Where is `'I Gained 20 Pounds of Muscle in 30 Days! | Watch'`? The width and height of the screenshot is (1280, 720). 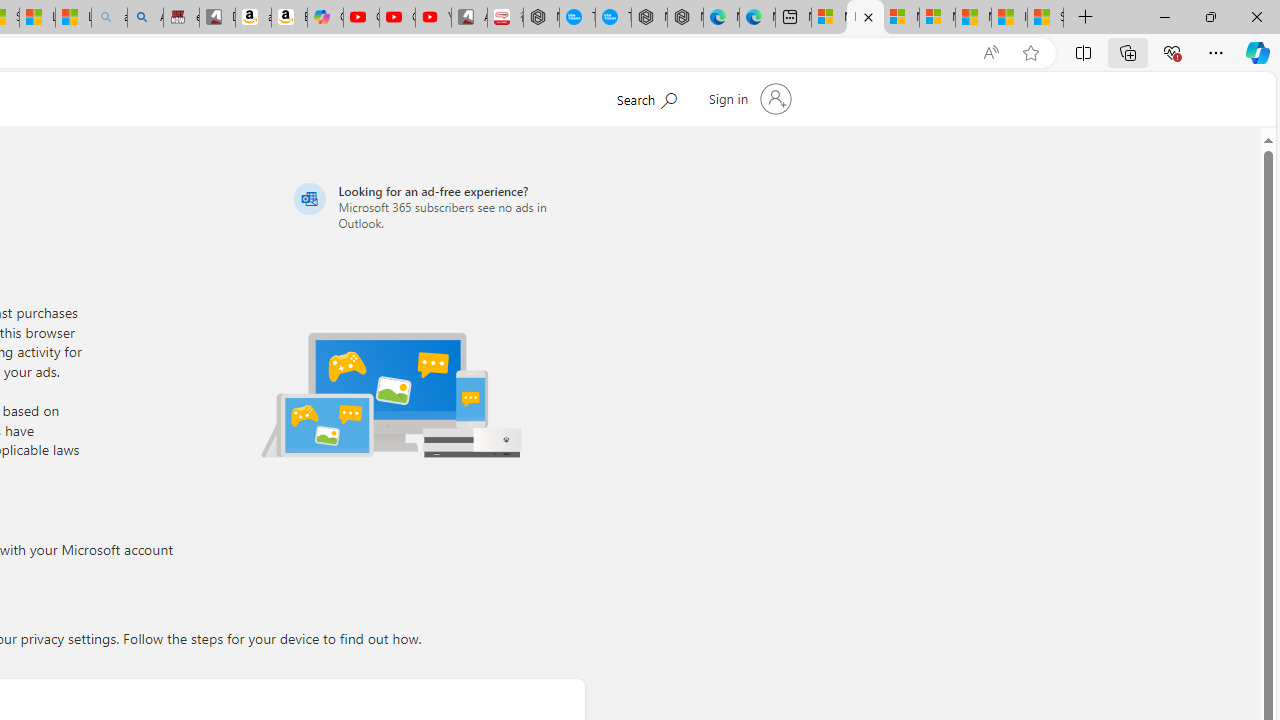
'I Gained 20 Pounds of Muscle in 30 Days! | Watch' is located at coordinates (1009, 17).